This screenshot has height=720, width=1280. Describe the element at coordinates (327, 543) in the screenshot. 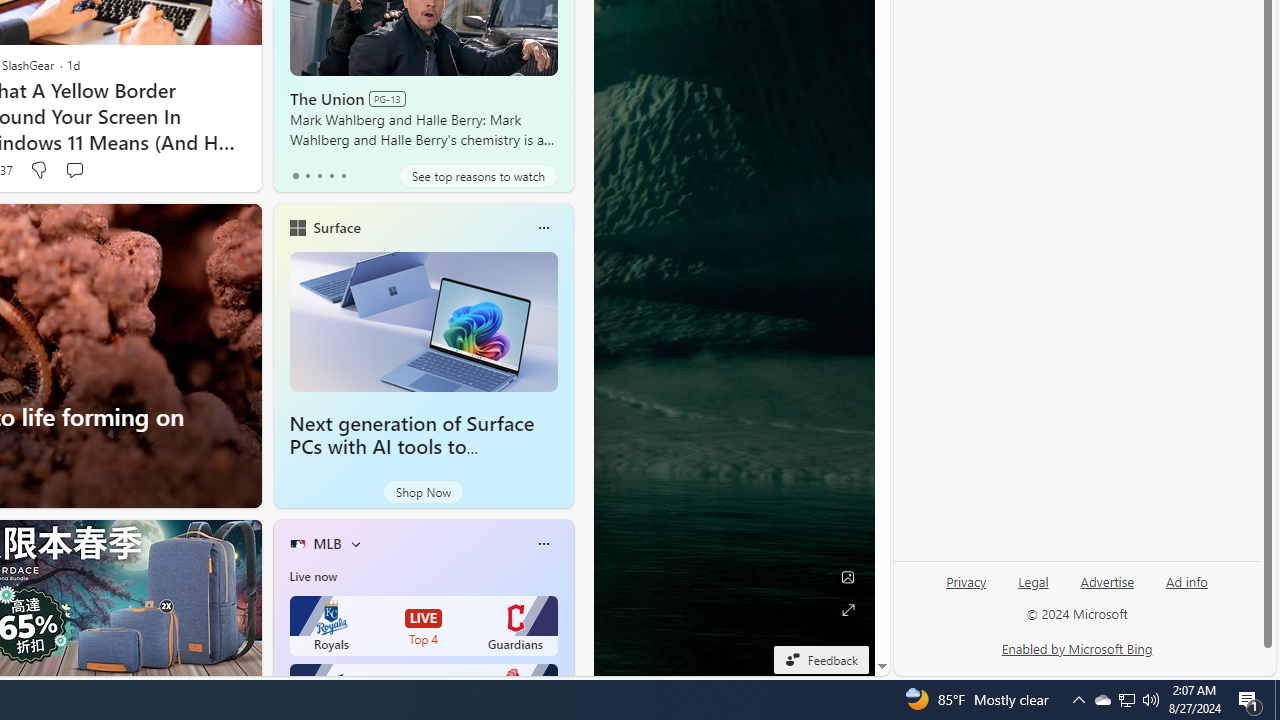

I see `'MLB'` at that location.